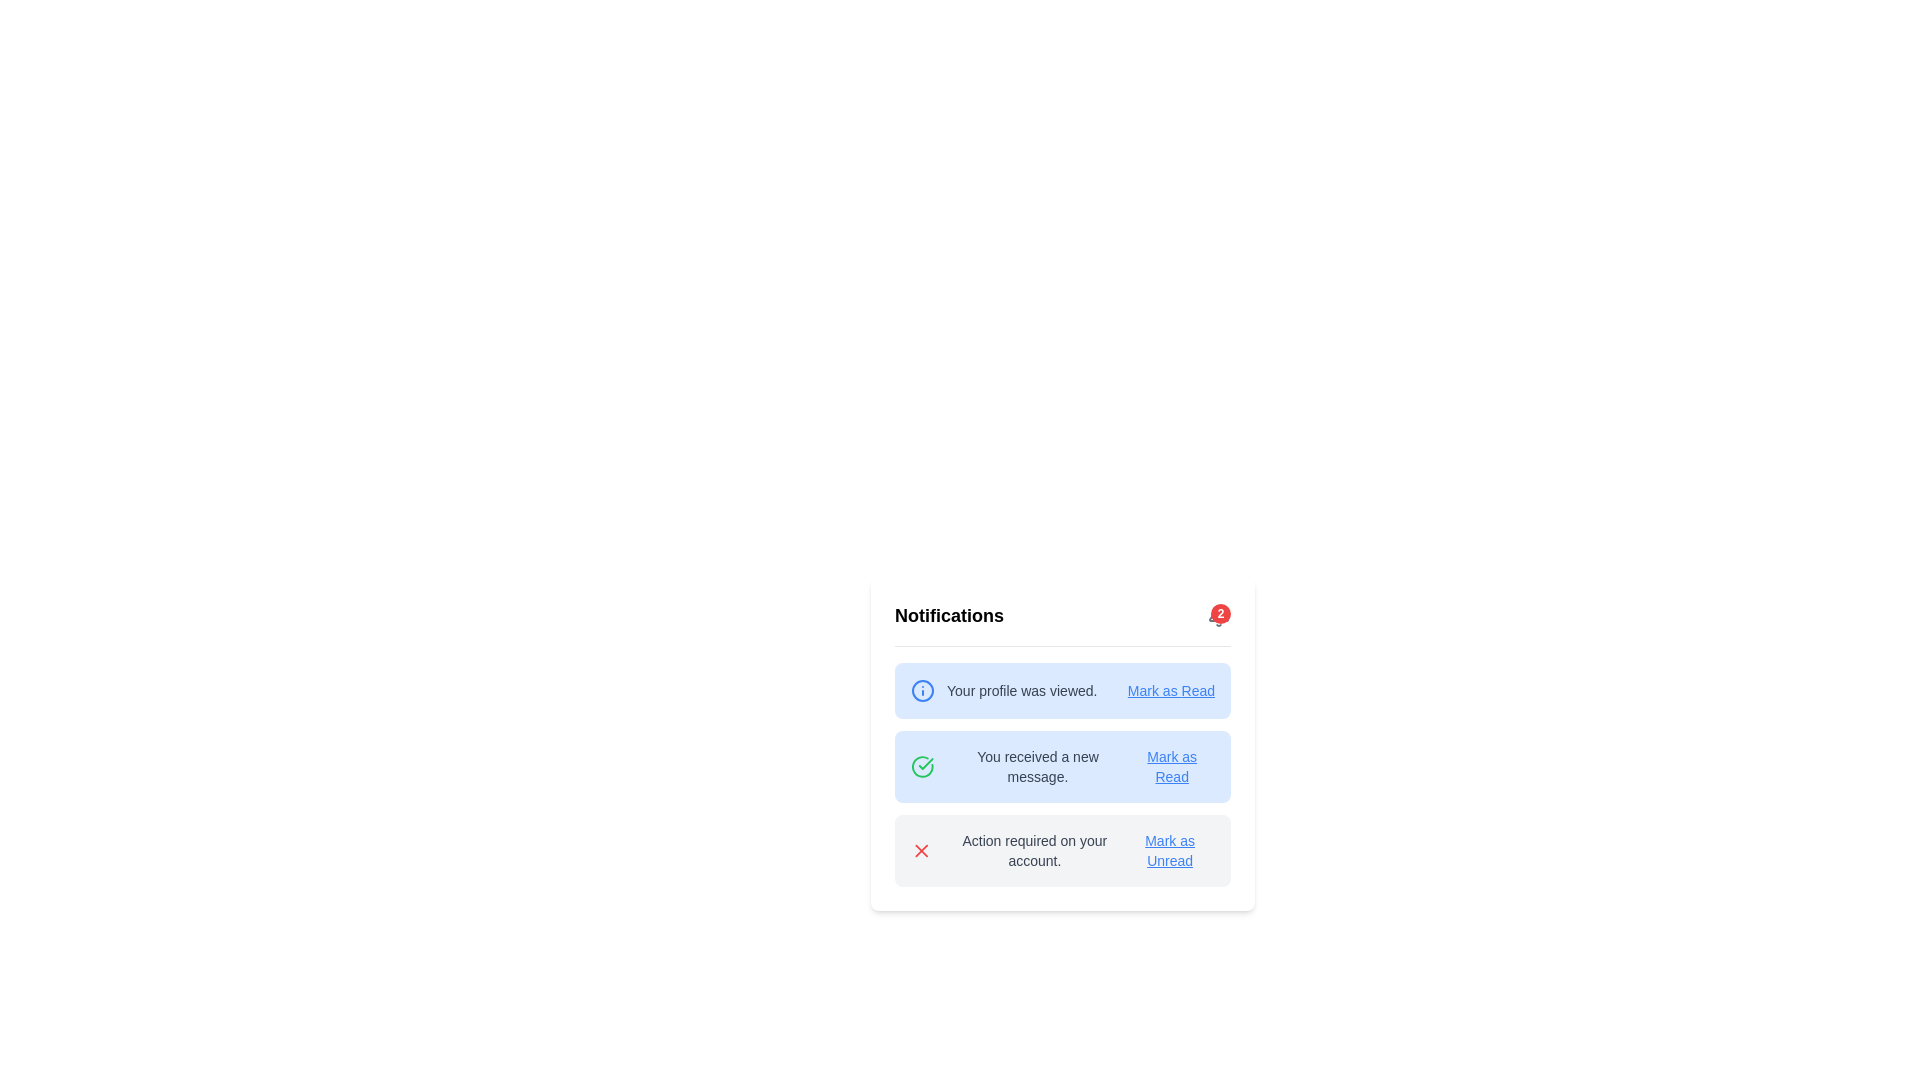 The image size is (1920, 1080). I want to click on the middle notification in the notification card that informs the user about a received message, which is accompanied by a 'Mark as Read' link, so click(1020, 766).